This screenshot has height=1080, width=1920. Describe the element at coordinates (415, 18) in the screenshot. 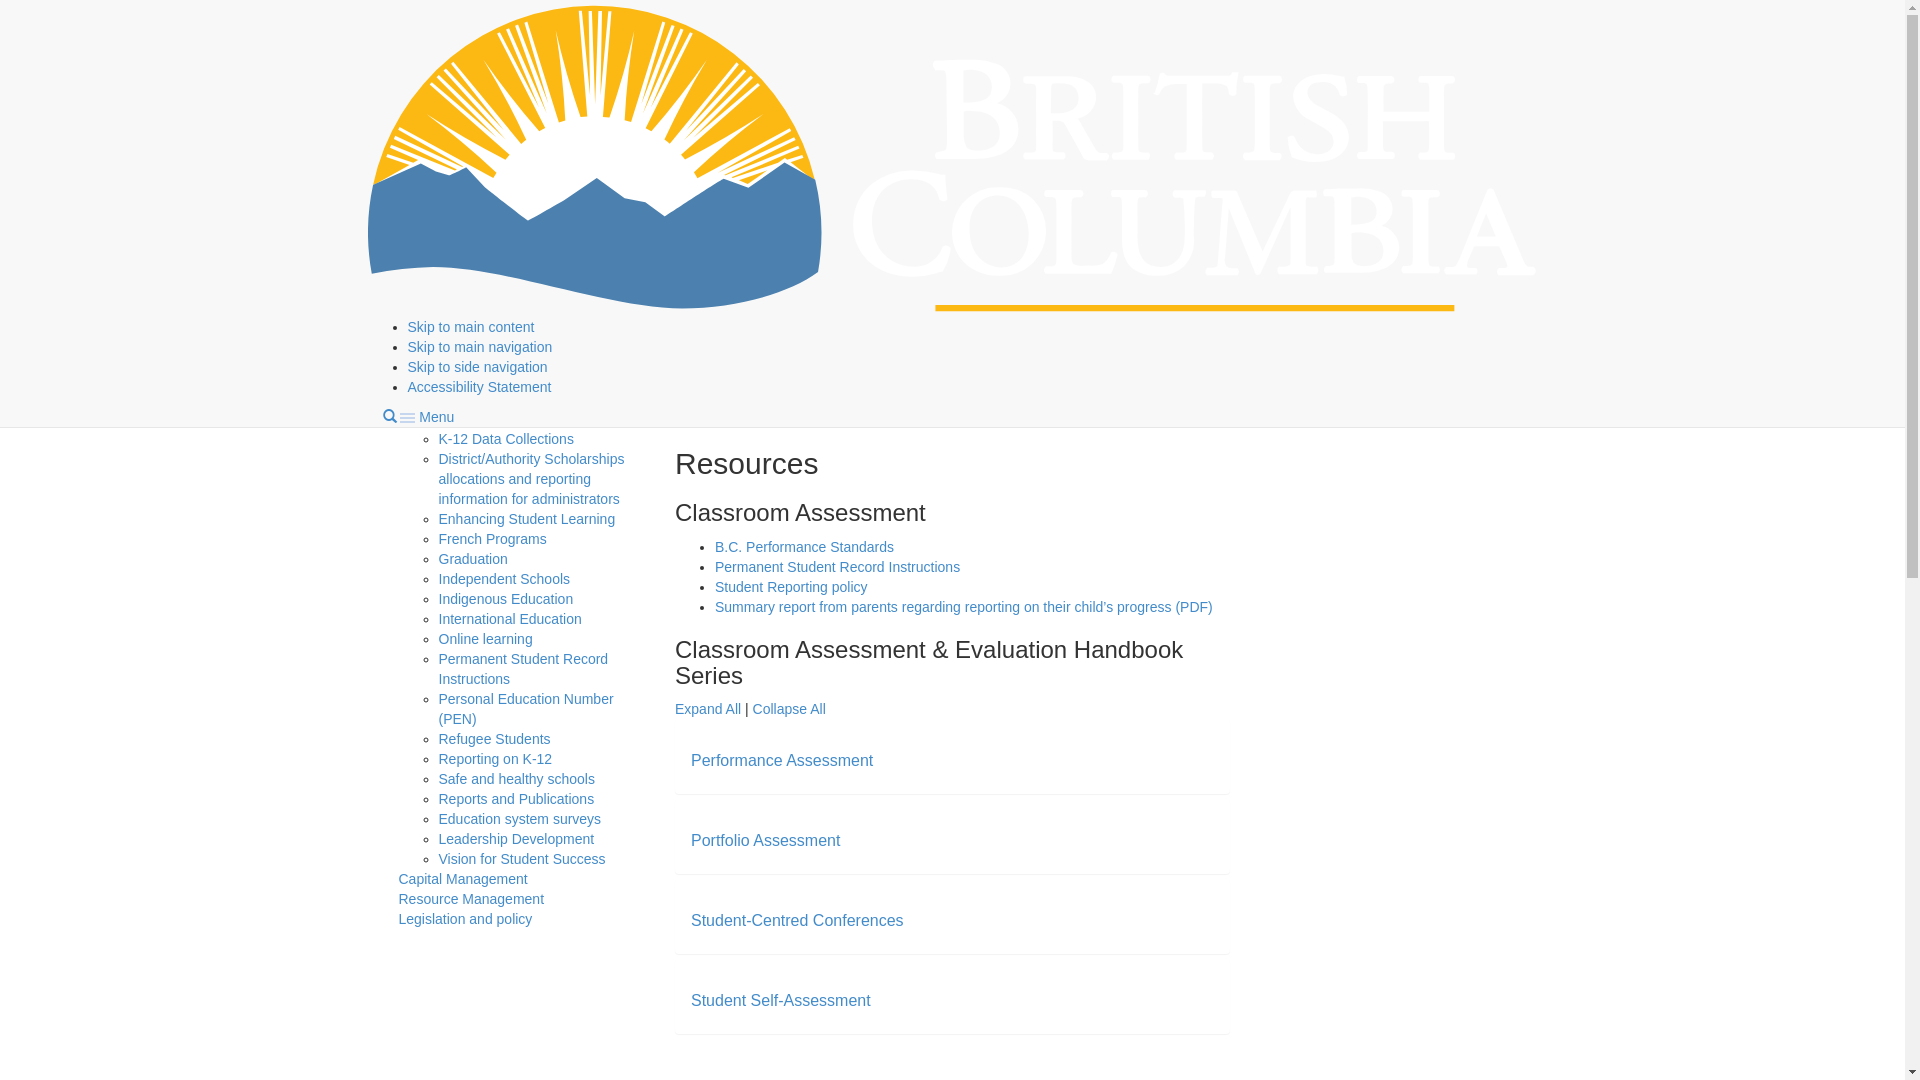

I see `'Home'` at that location.